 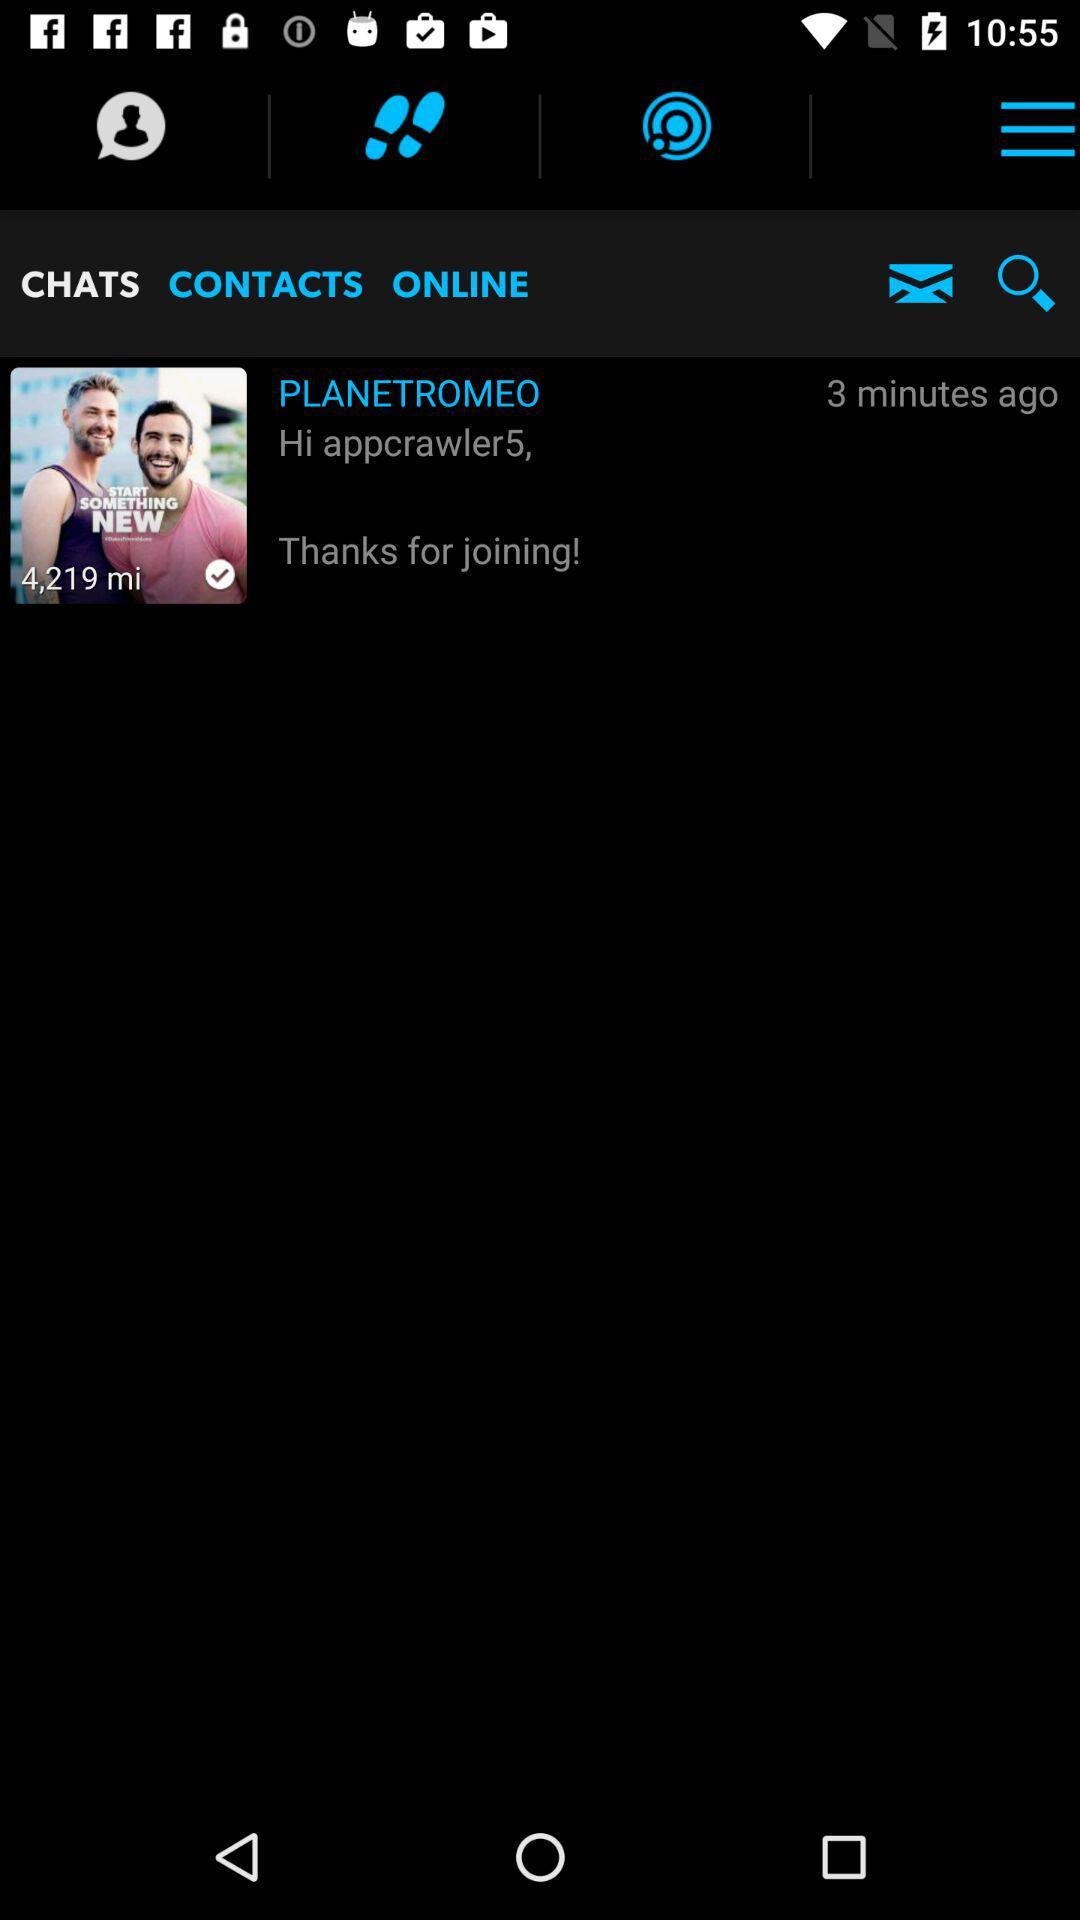 What do you see at coordinates (675, 124) in the screenshot?
I see `item above the planetromeo icon` at bounding box center [675, 124].